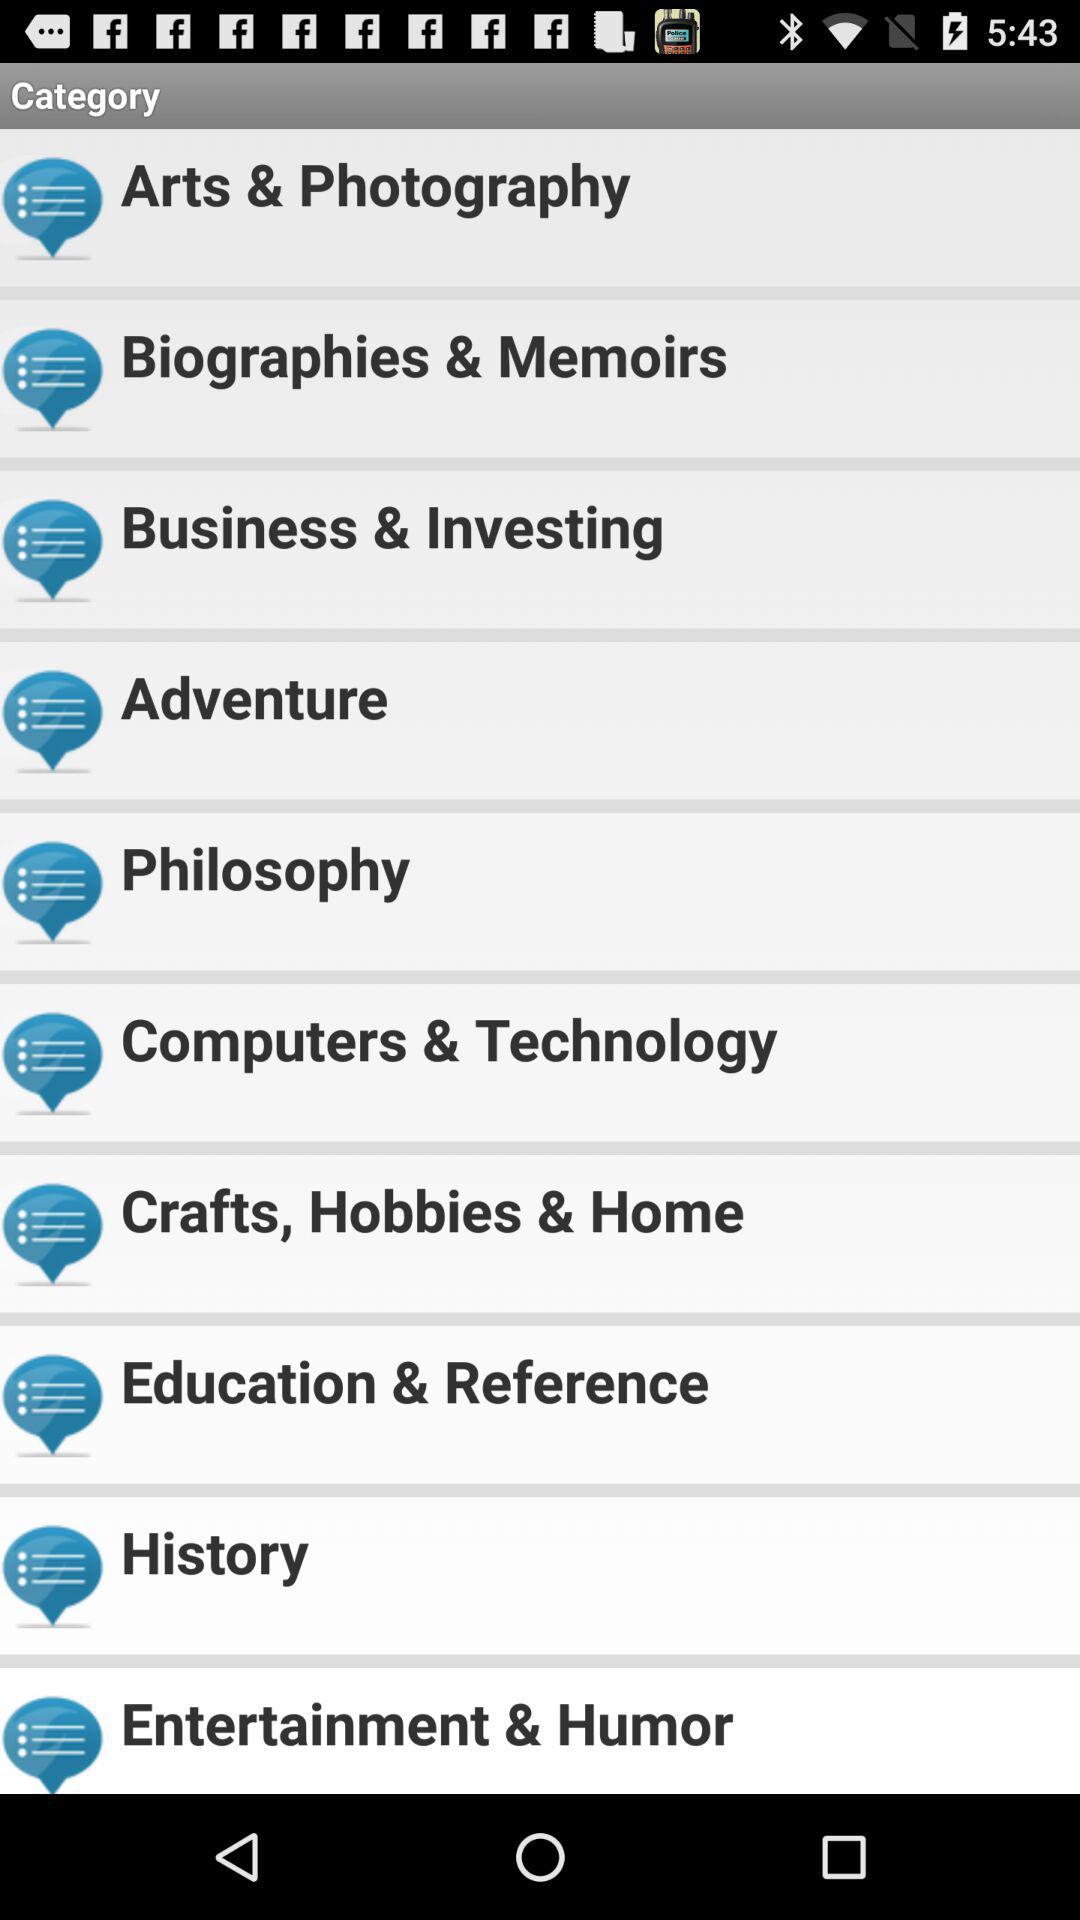  Describe the element at coordinates (591, 688) in the screenshot. I see `adventure item` at that location.